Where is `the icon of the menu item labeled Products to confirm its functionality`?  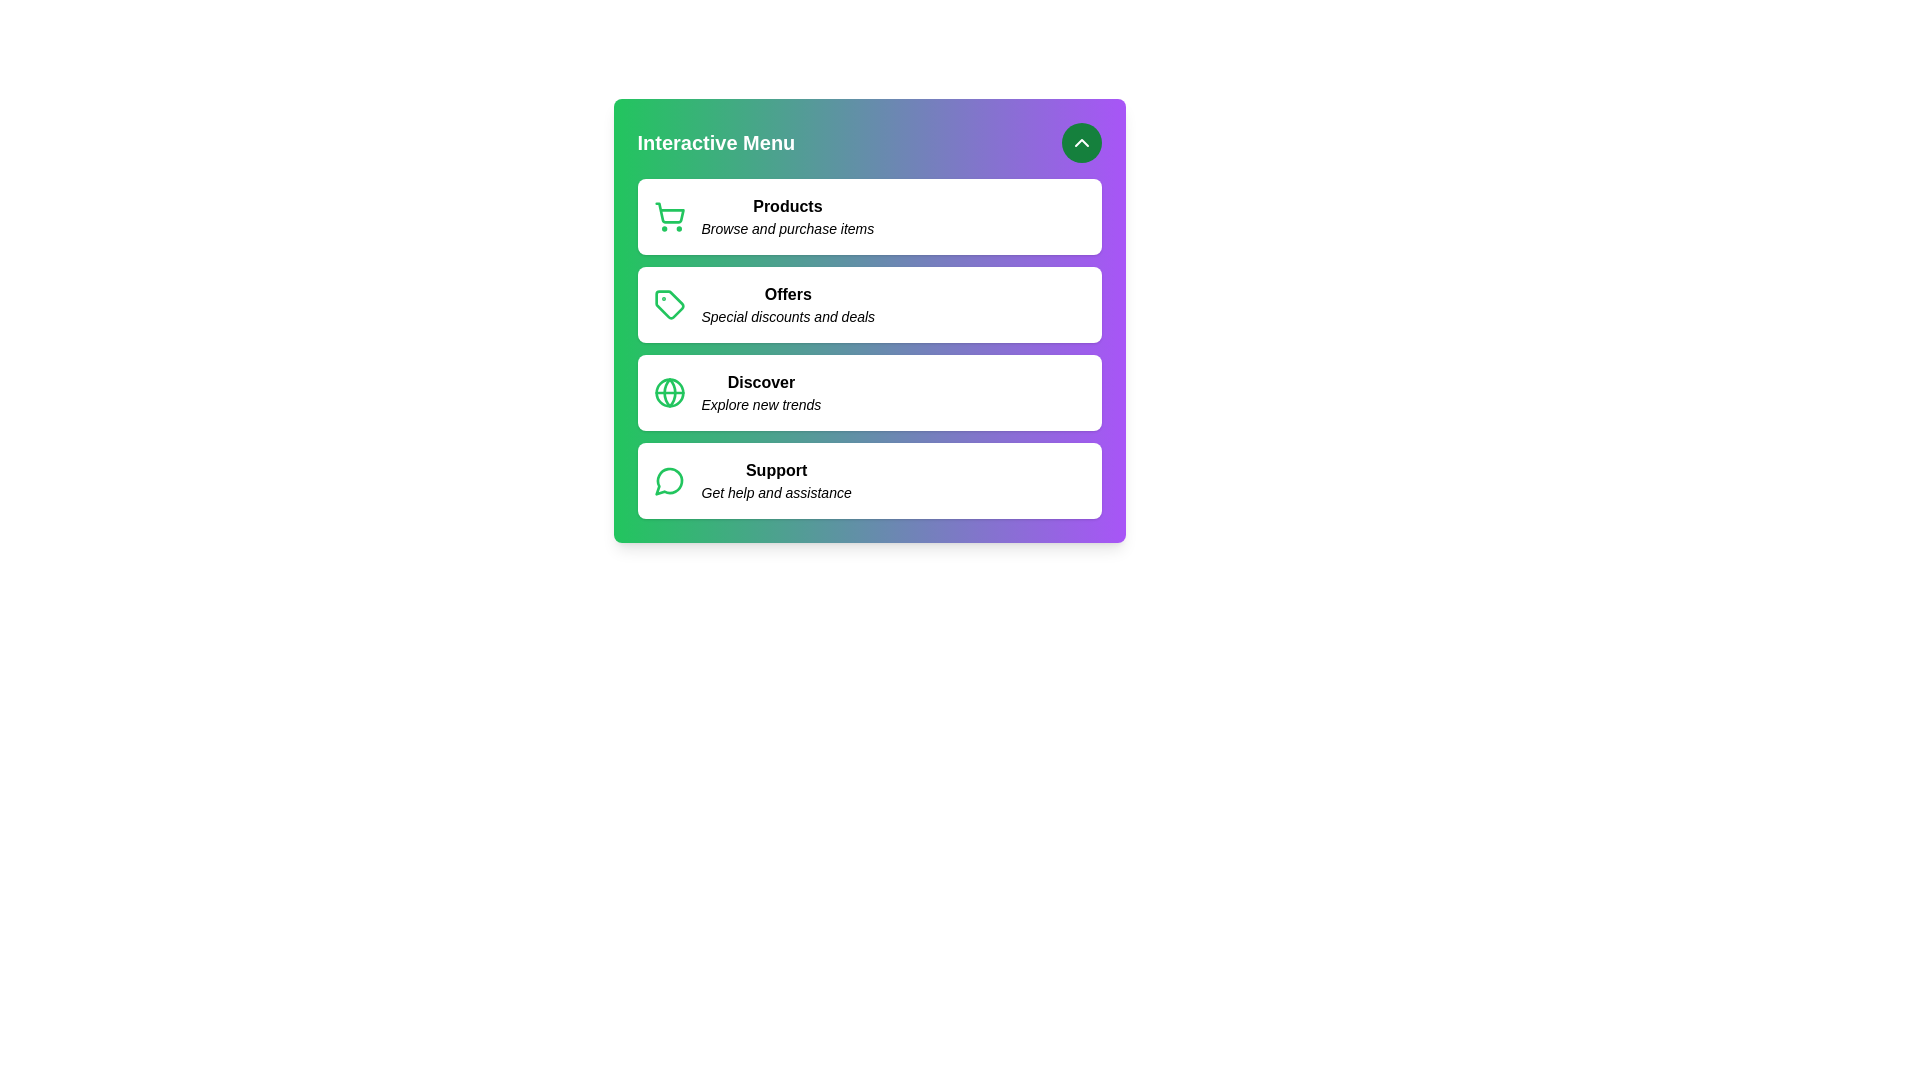 the icon of the menu item labeled Products to confirm its functionality is located at coordinates (669, 216).